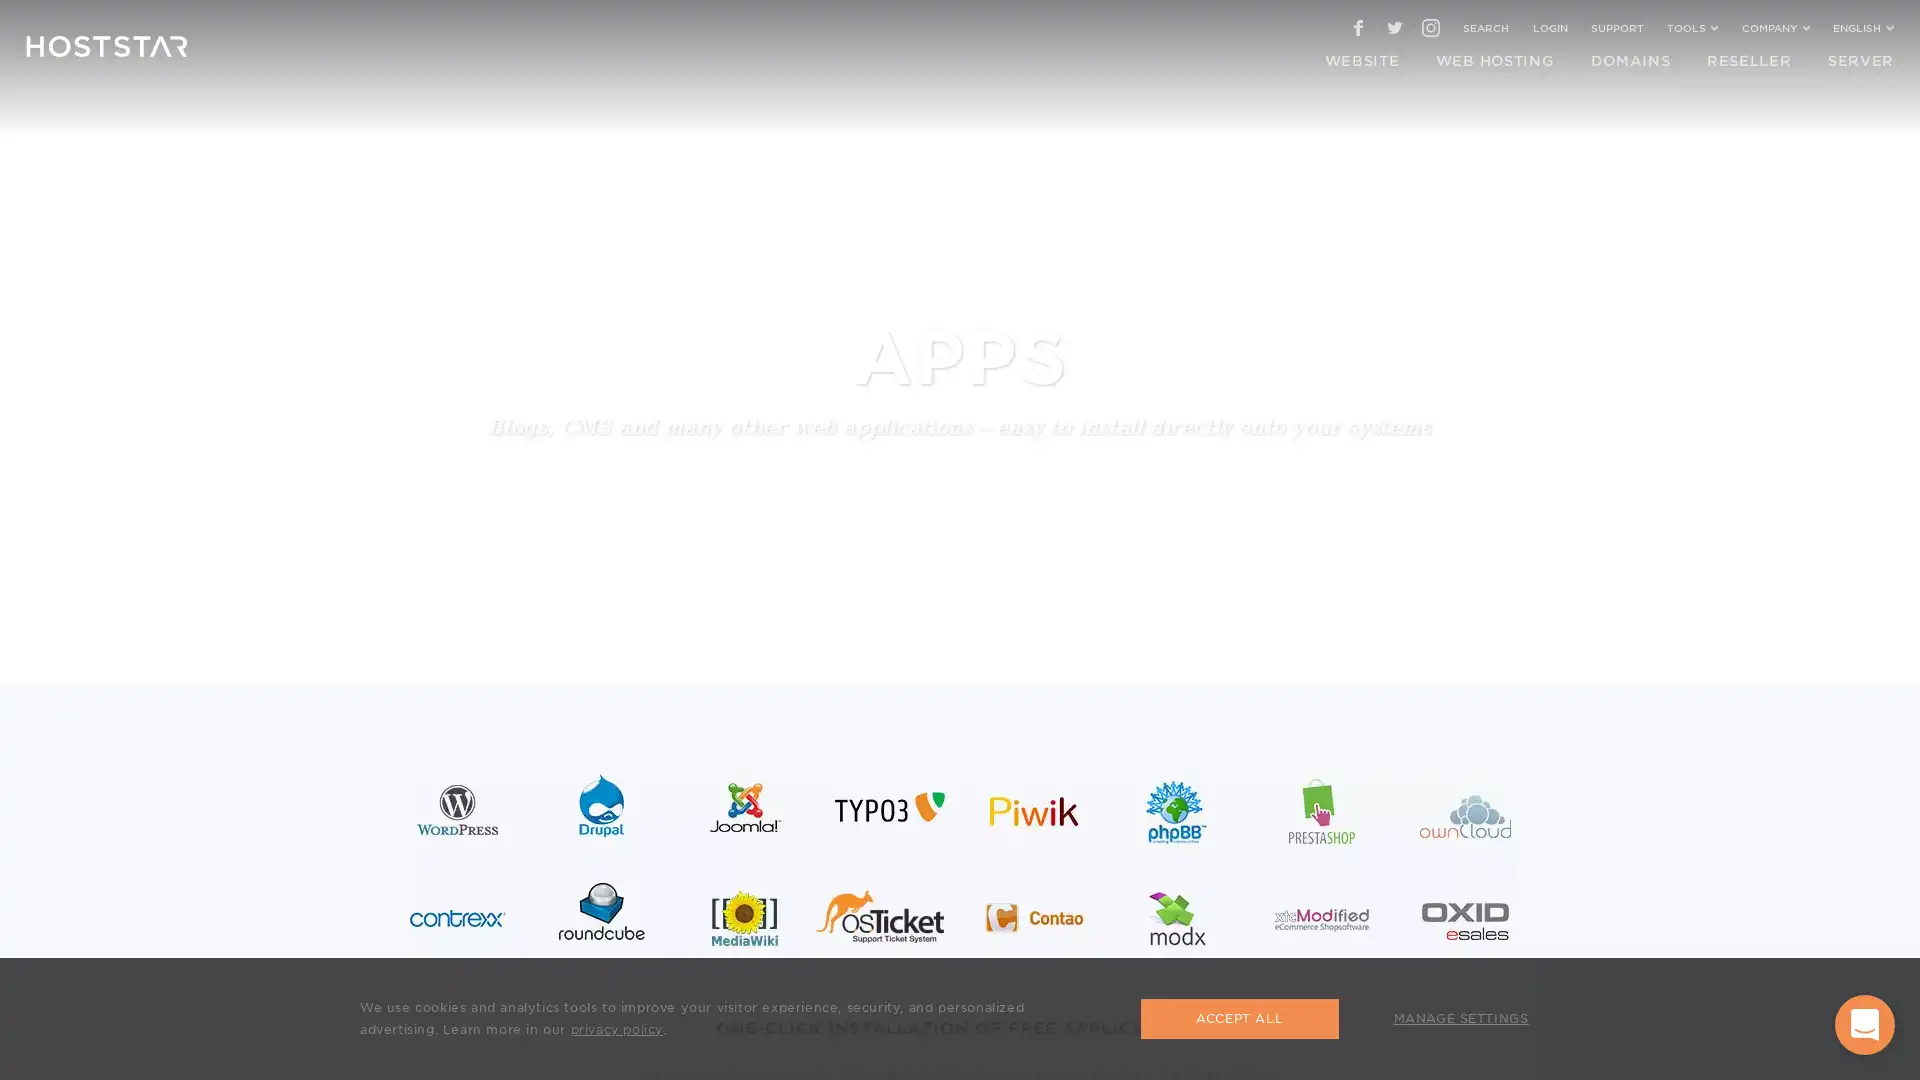  What do you see at coordinates (1864, 1025) in the screenshot?
I see `Open Intercom Messenger` at bounding box center [1864, 1025].